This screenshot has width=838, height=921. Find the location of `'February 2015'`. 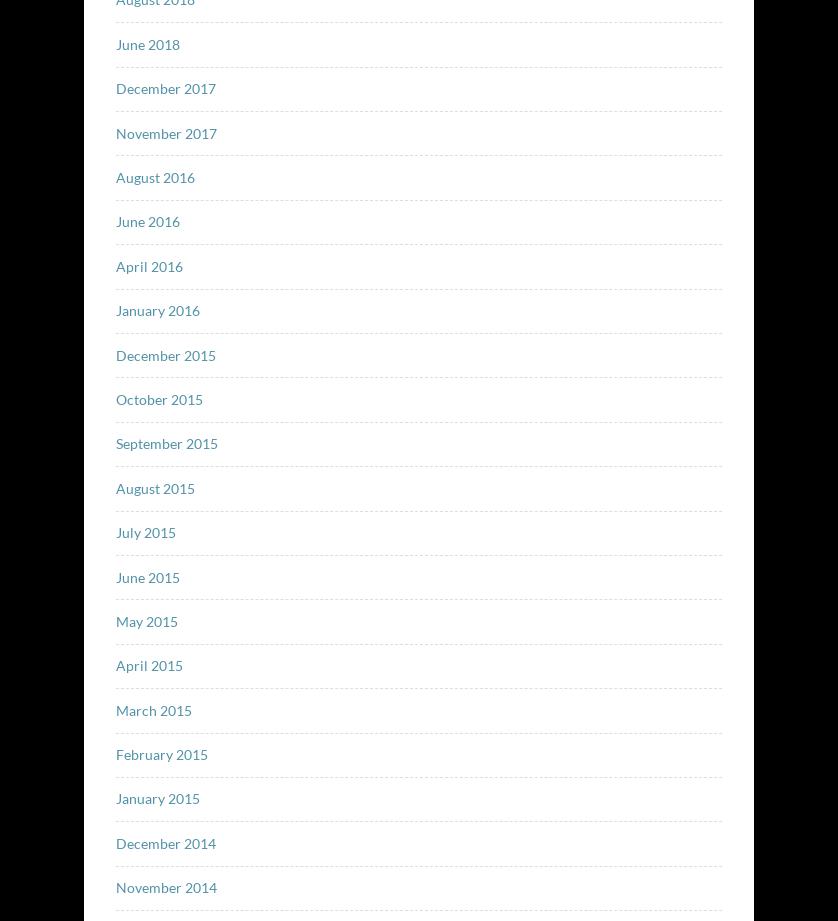

'February 2015' is located at coordinates (160, 754).